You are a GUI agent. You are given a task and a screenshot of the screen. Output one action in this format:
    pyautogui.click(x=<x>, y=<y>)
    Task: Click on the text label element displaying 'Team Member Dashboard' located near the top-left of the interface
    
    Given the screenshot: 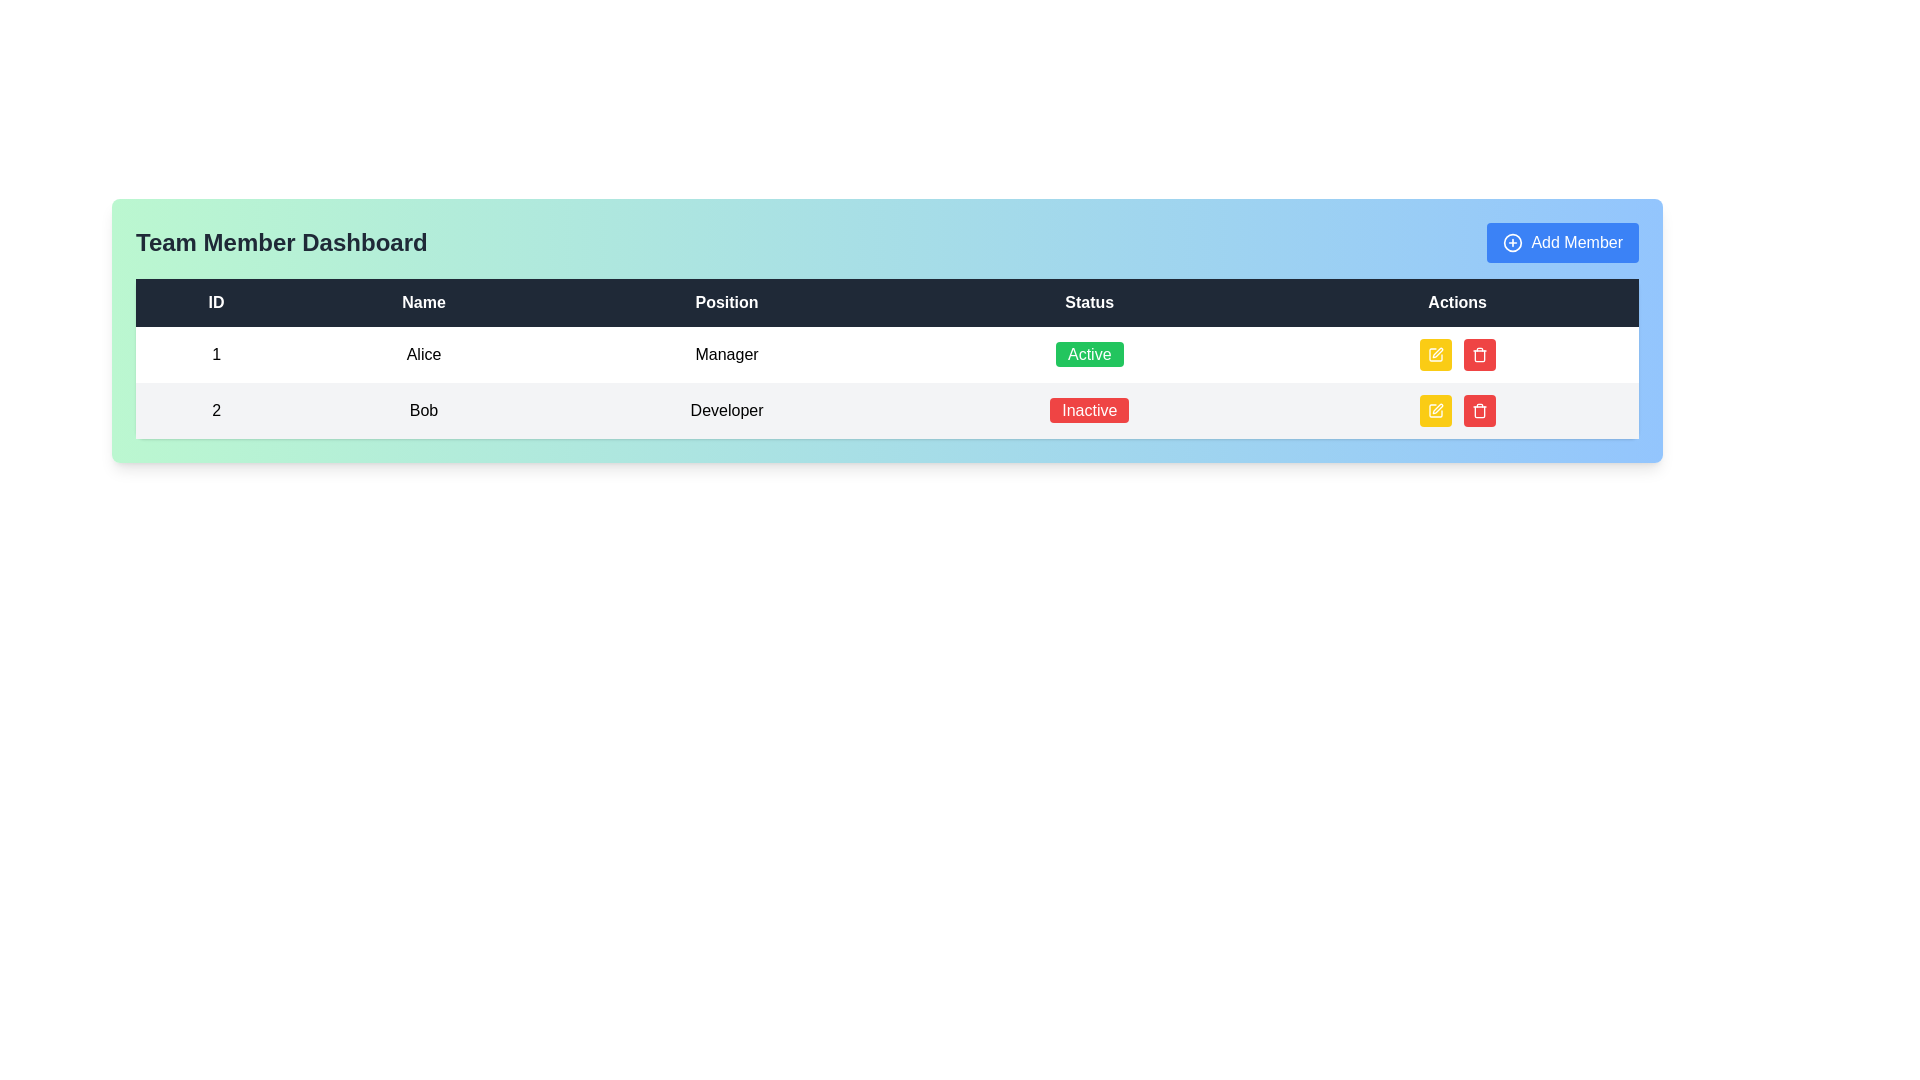 What is the action you would take?
    pyautogui.click(x=280, y=242)
    